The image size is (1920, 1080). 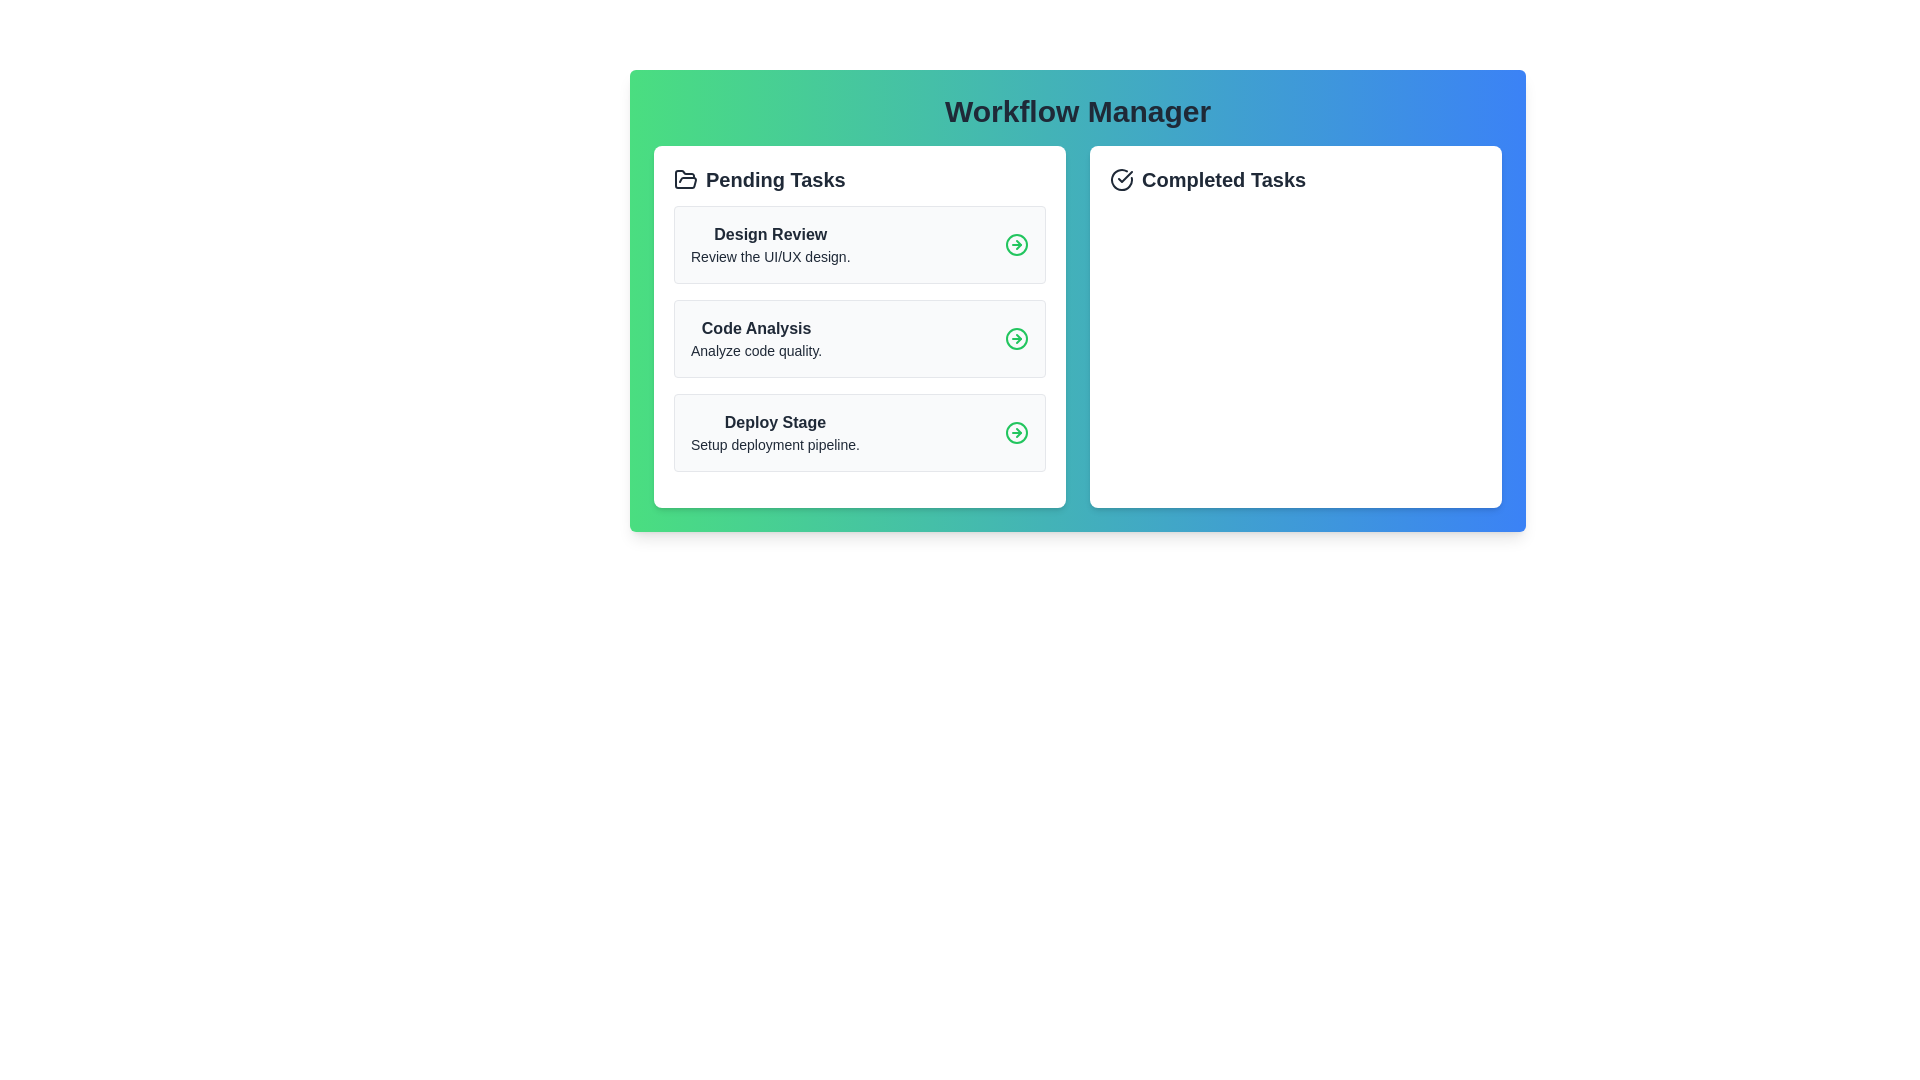 What do you see at coordinates (686, 180) in the screenshot?
I see `the 'Pending Tasks' icon, which is located in the header section, immediately to the left of the text 'Pending Tasks'` at bounding box center [686, 180].